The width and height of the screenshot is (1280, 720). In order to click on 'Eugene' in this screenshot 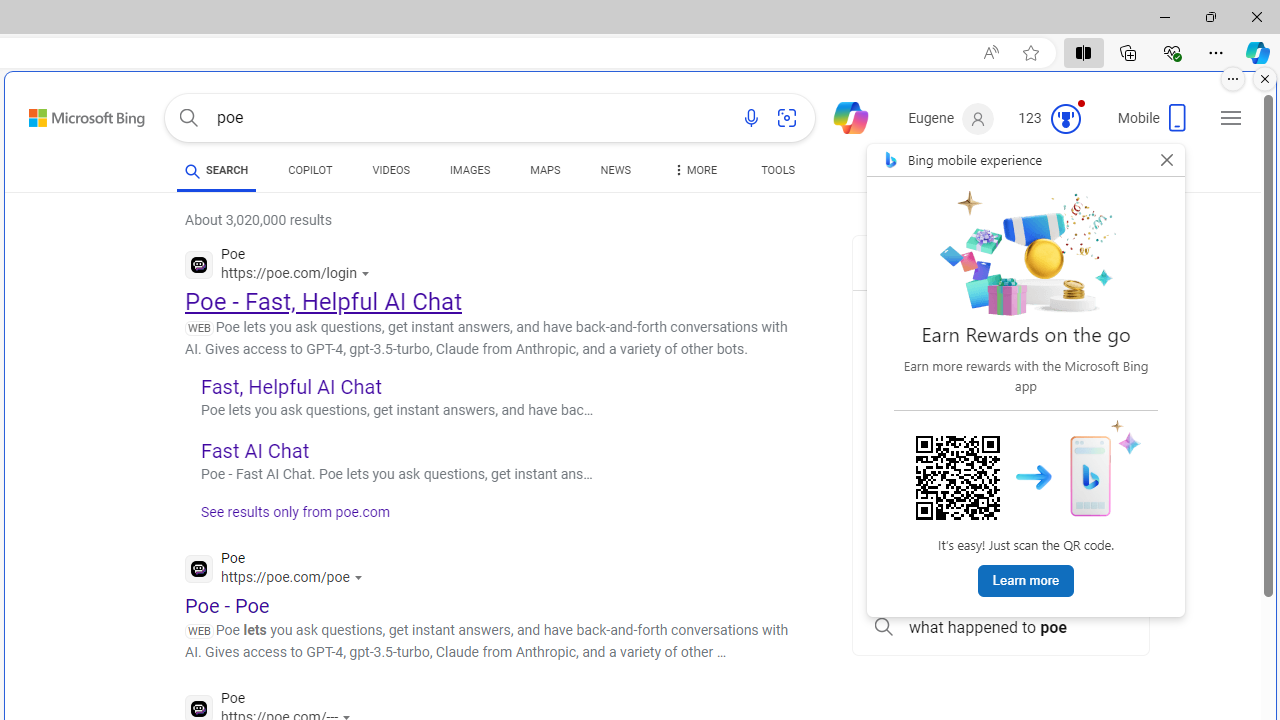, I will do `click(950, 119)`.